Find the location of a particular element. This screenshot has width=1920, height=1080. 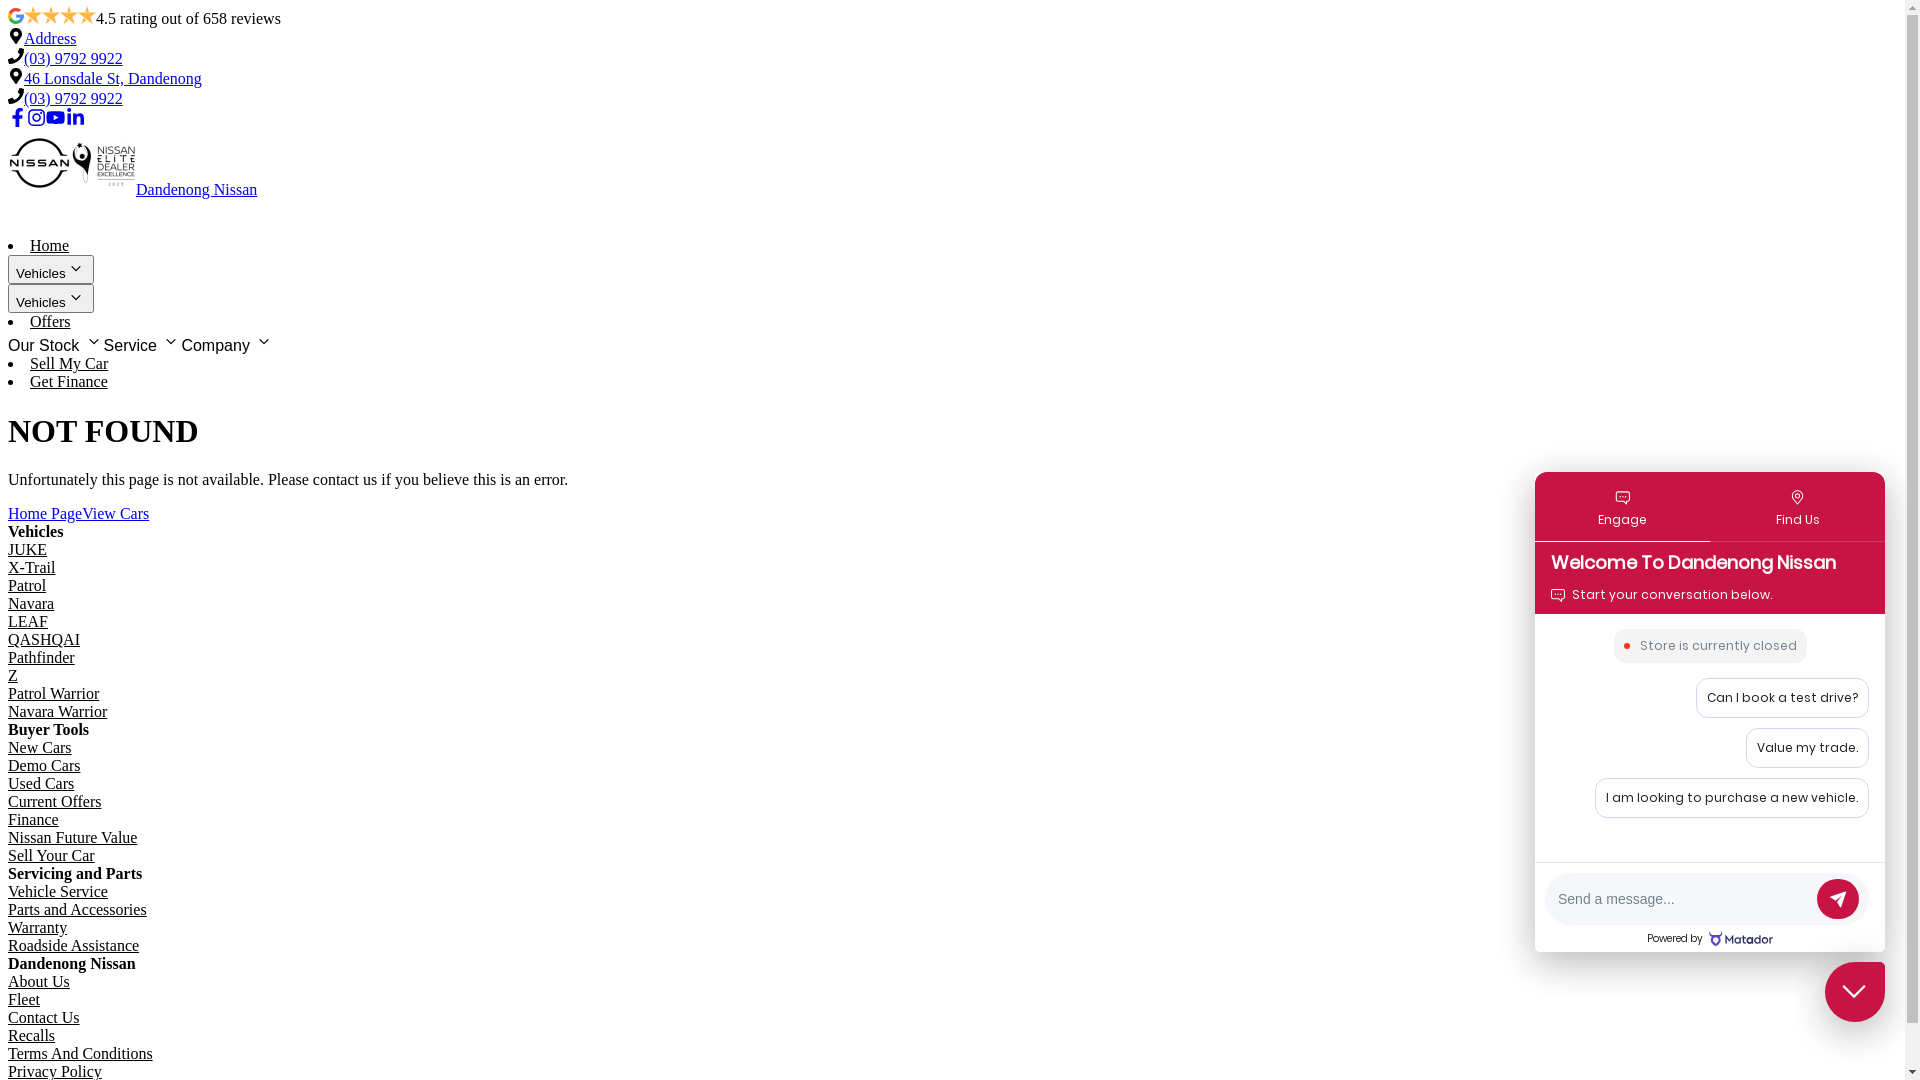

'(03) 9792 9922' is located at coordinates (73, 57).